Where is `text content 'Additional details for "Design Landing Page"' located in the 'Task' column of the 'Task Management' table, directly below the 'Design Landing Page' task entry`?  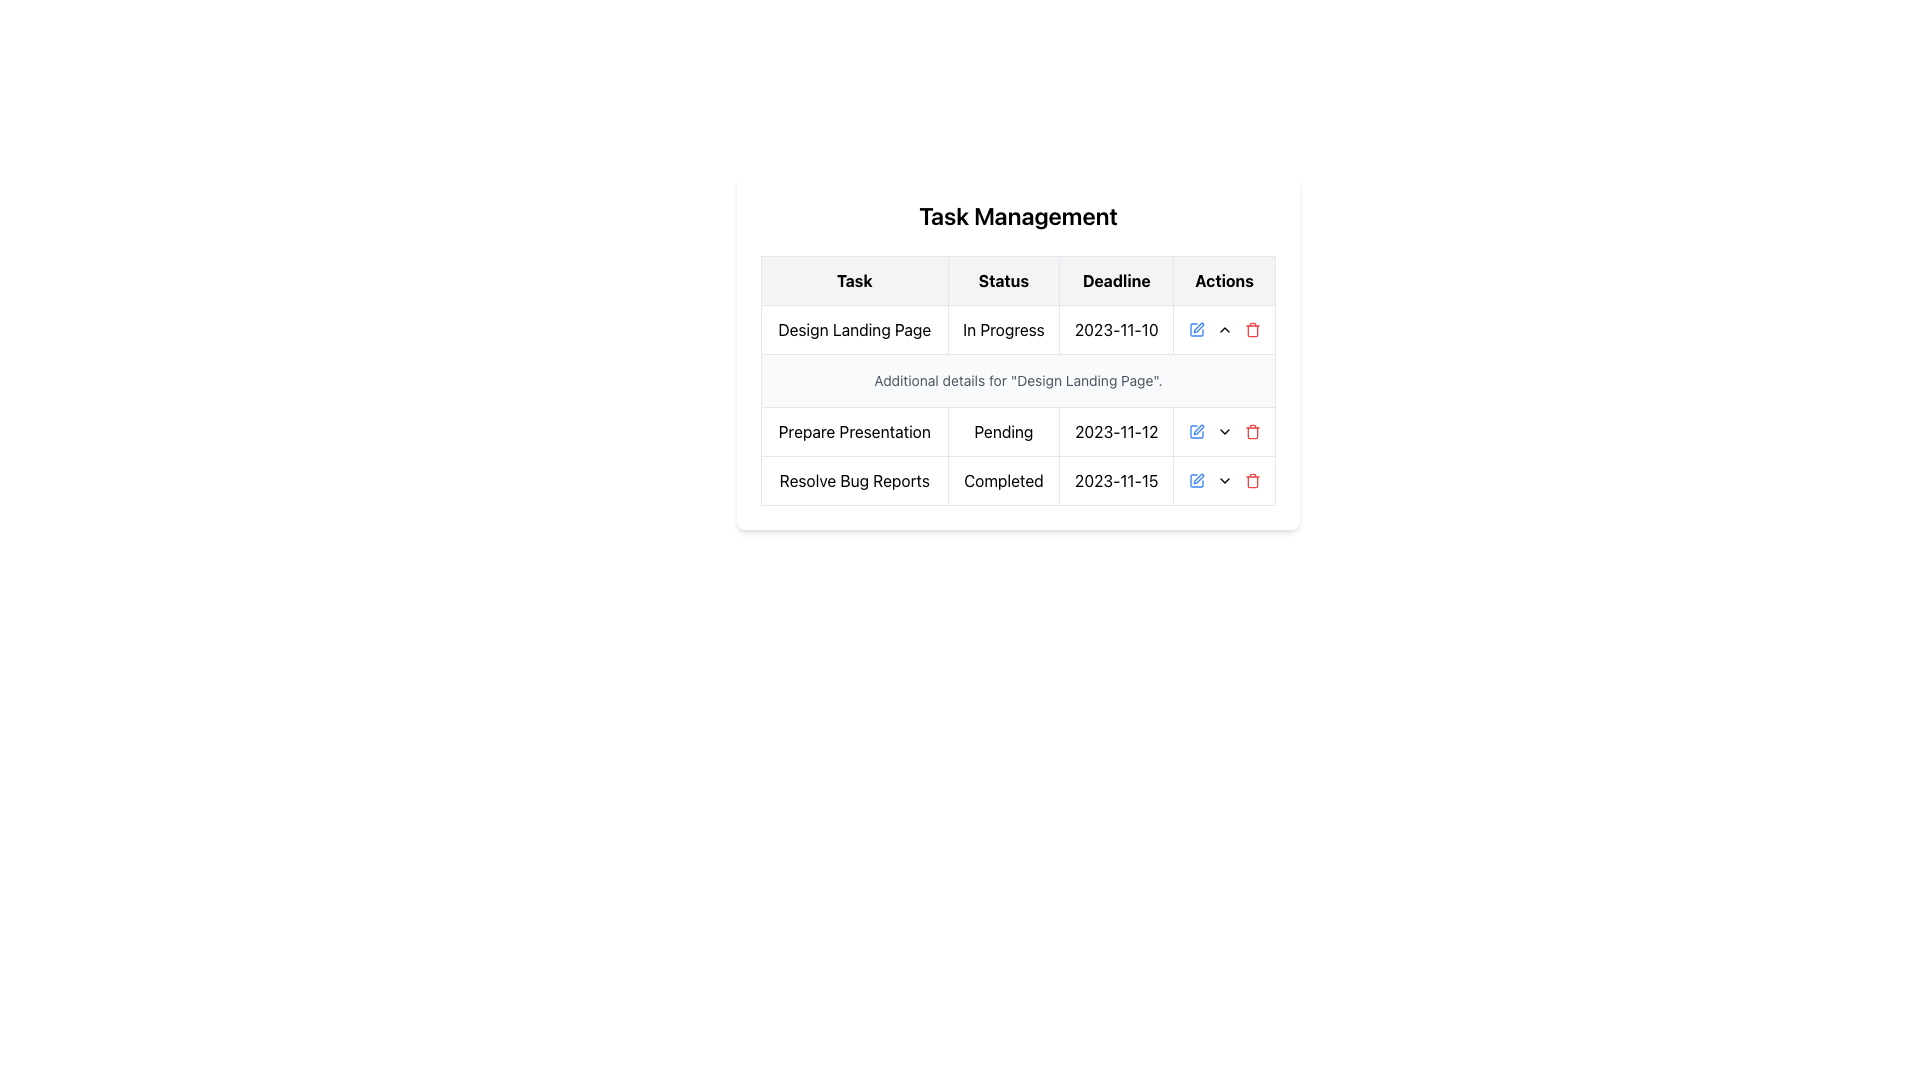 text content 'Additional details for "Design Landing Page"' located in the 'Task' column of the 'Task Management' table, directly below the 'Design Landing Page' task entry is located at coordinates (1018, 381).